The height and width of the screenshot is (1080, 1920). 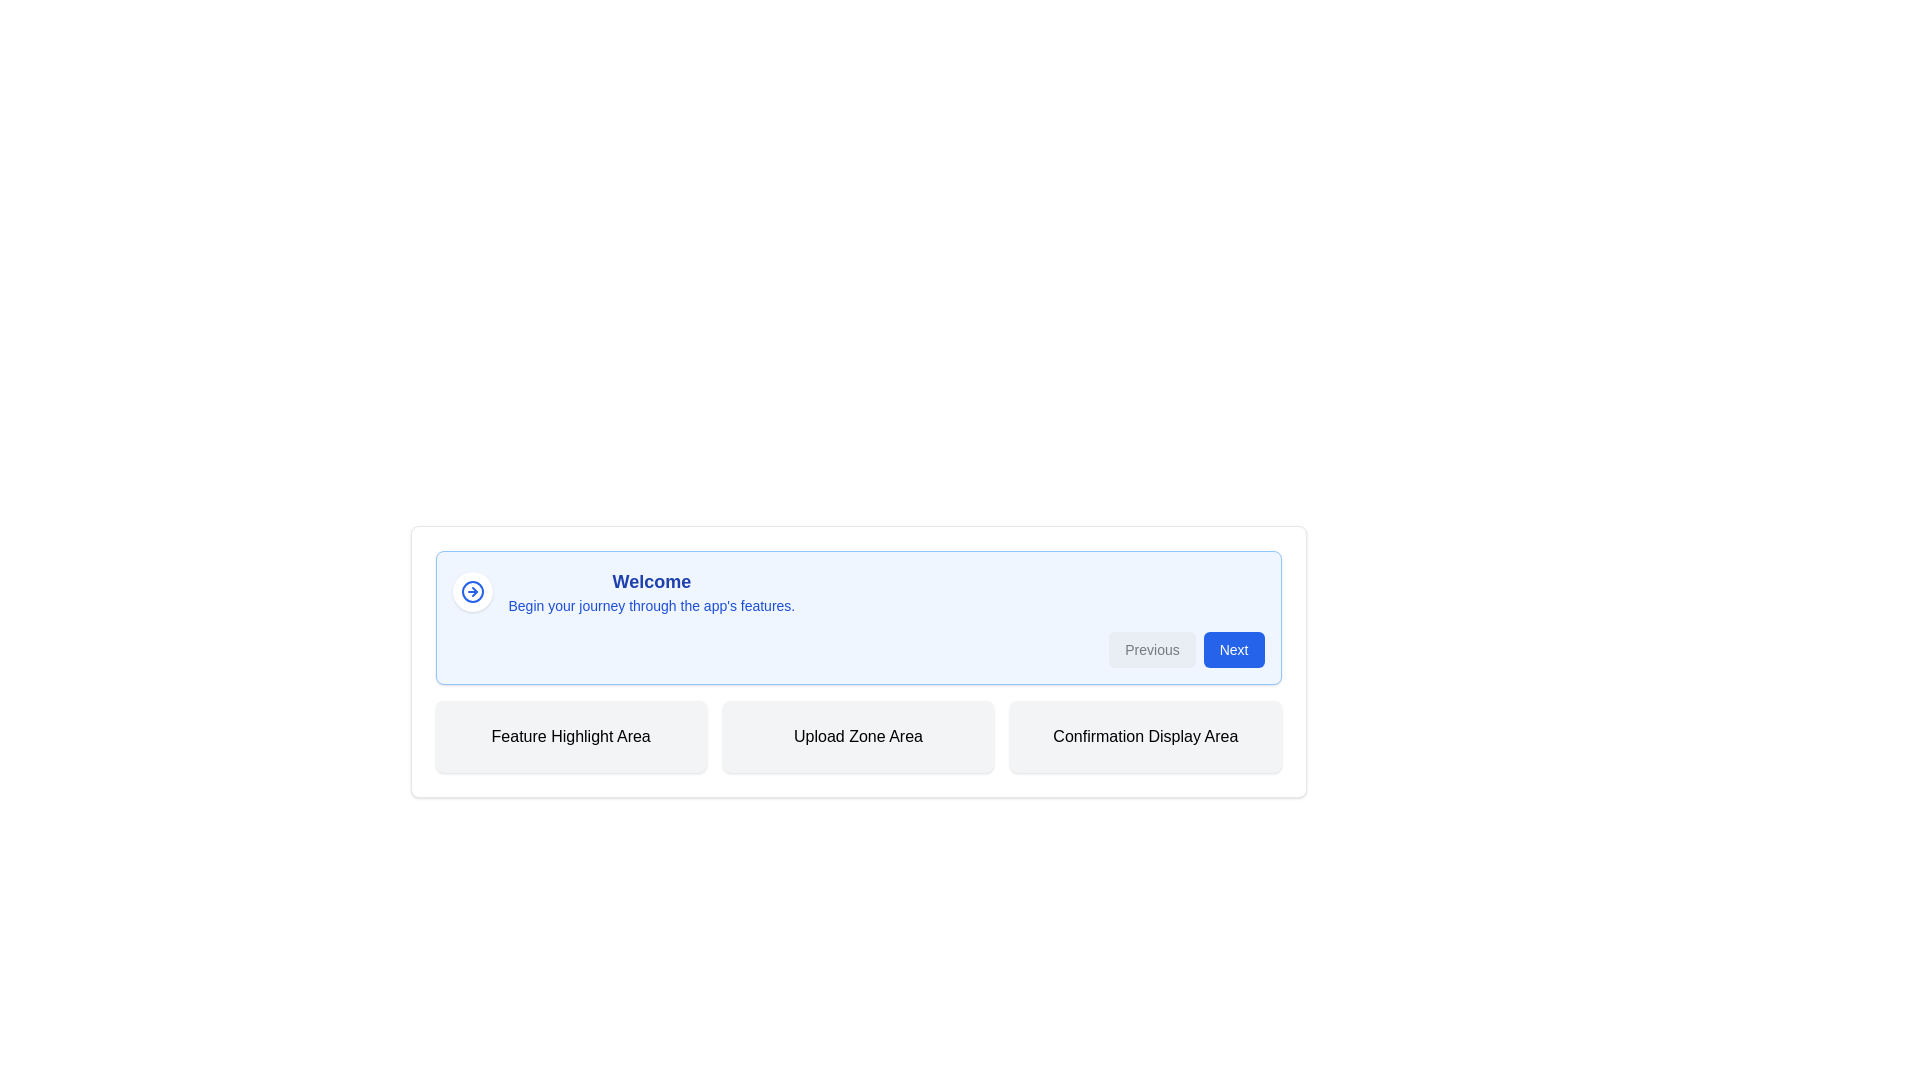 I want to click on the decorative circle element within the SVG graphic located in the bottom-right region of the centered panel, so click(x=471, y=590).